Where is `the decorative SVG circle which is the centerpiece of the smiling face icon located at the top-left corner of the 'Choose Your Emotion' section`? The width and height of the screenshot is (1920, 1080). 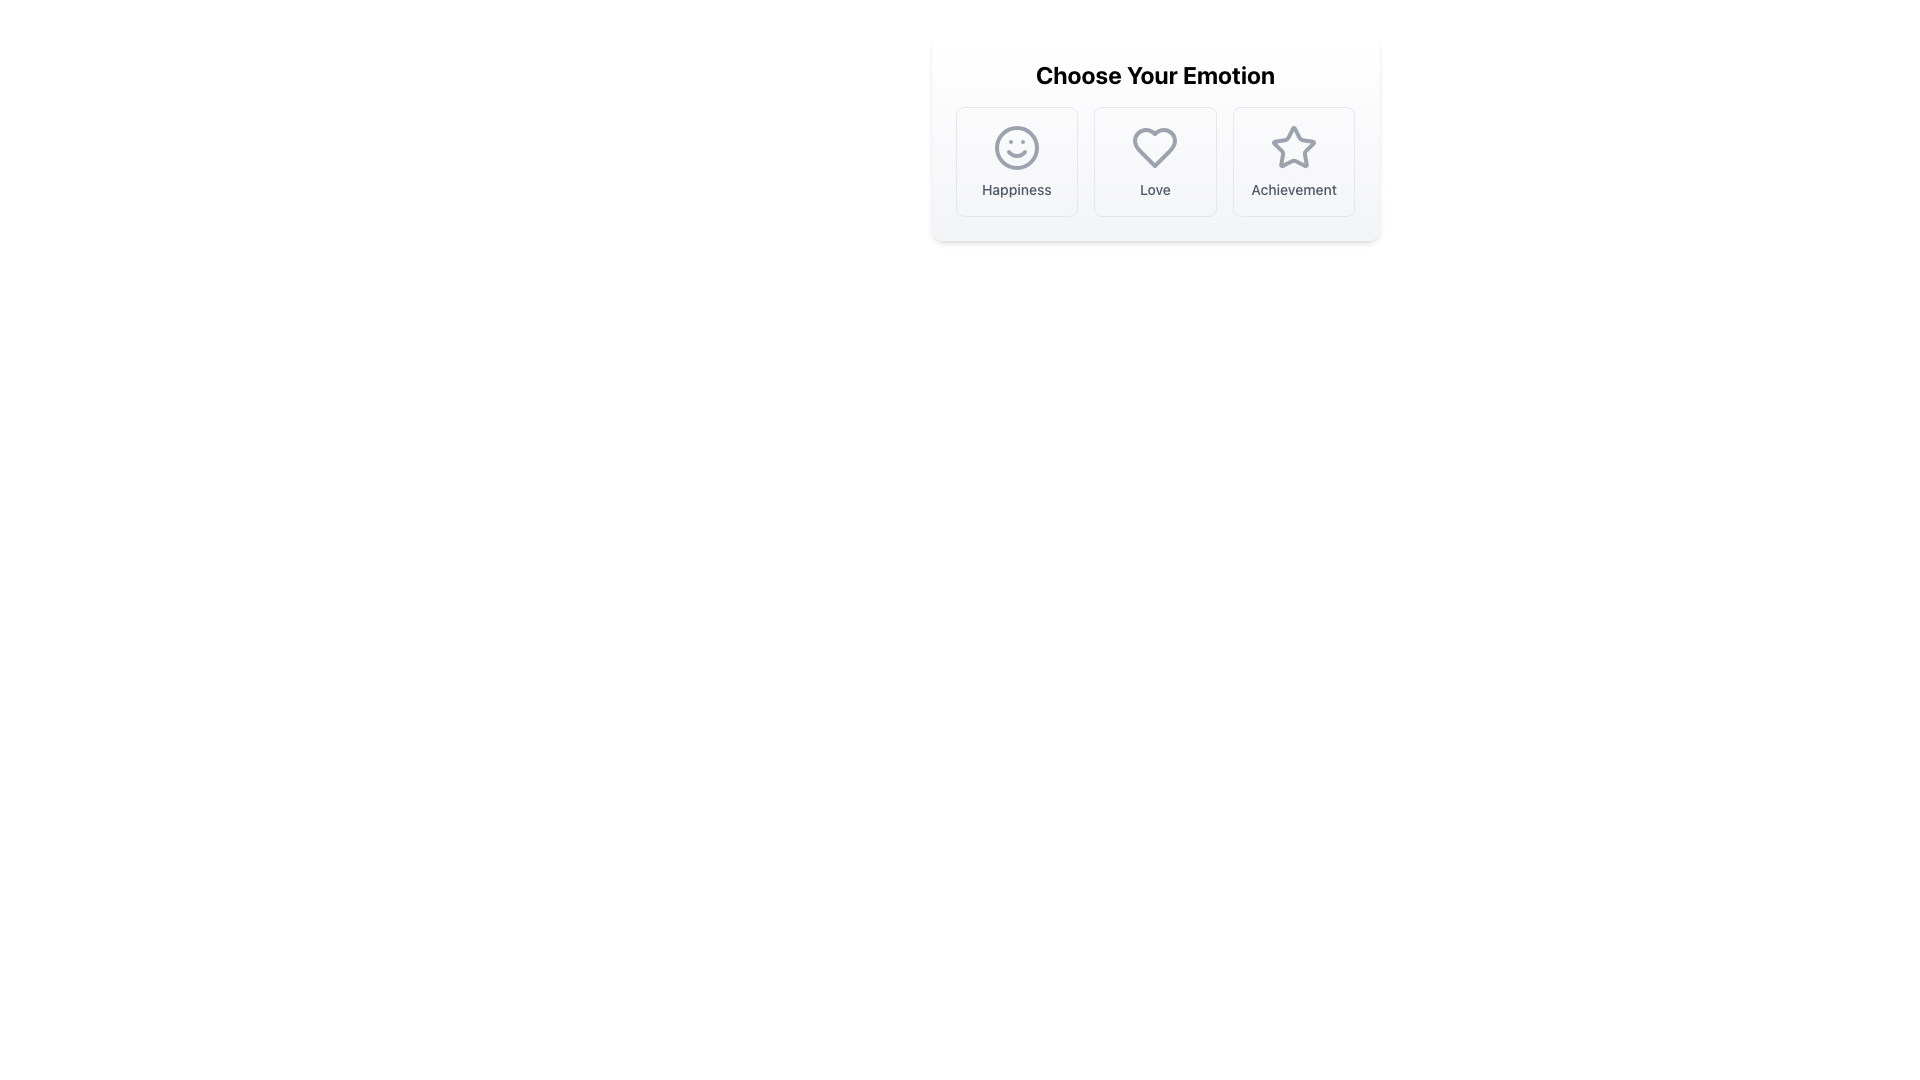 the decorative SVG circle which is the centerpiece of the smiling face icon located at the top-left corner of the 'Choose Your Emotion' section is located at coordinates (1016, 146).